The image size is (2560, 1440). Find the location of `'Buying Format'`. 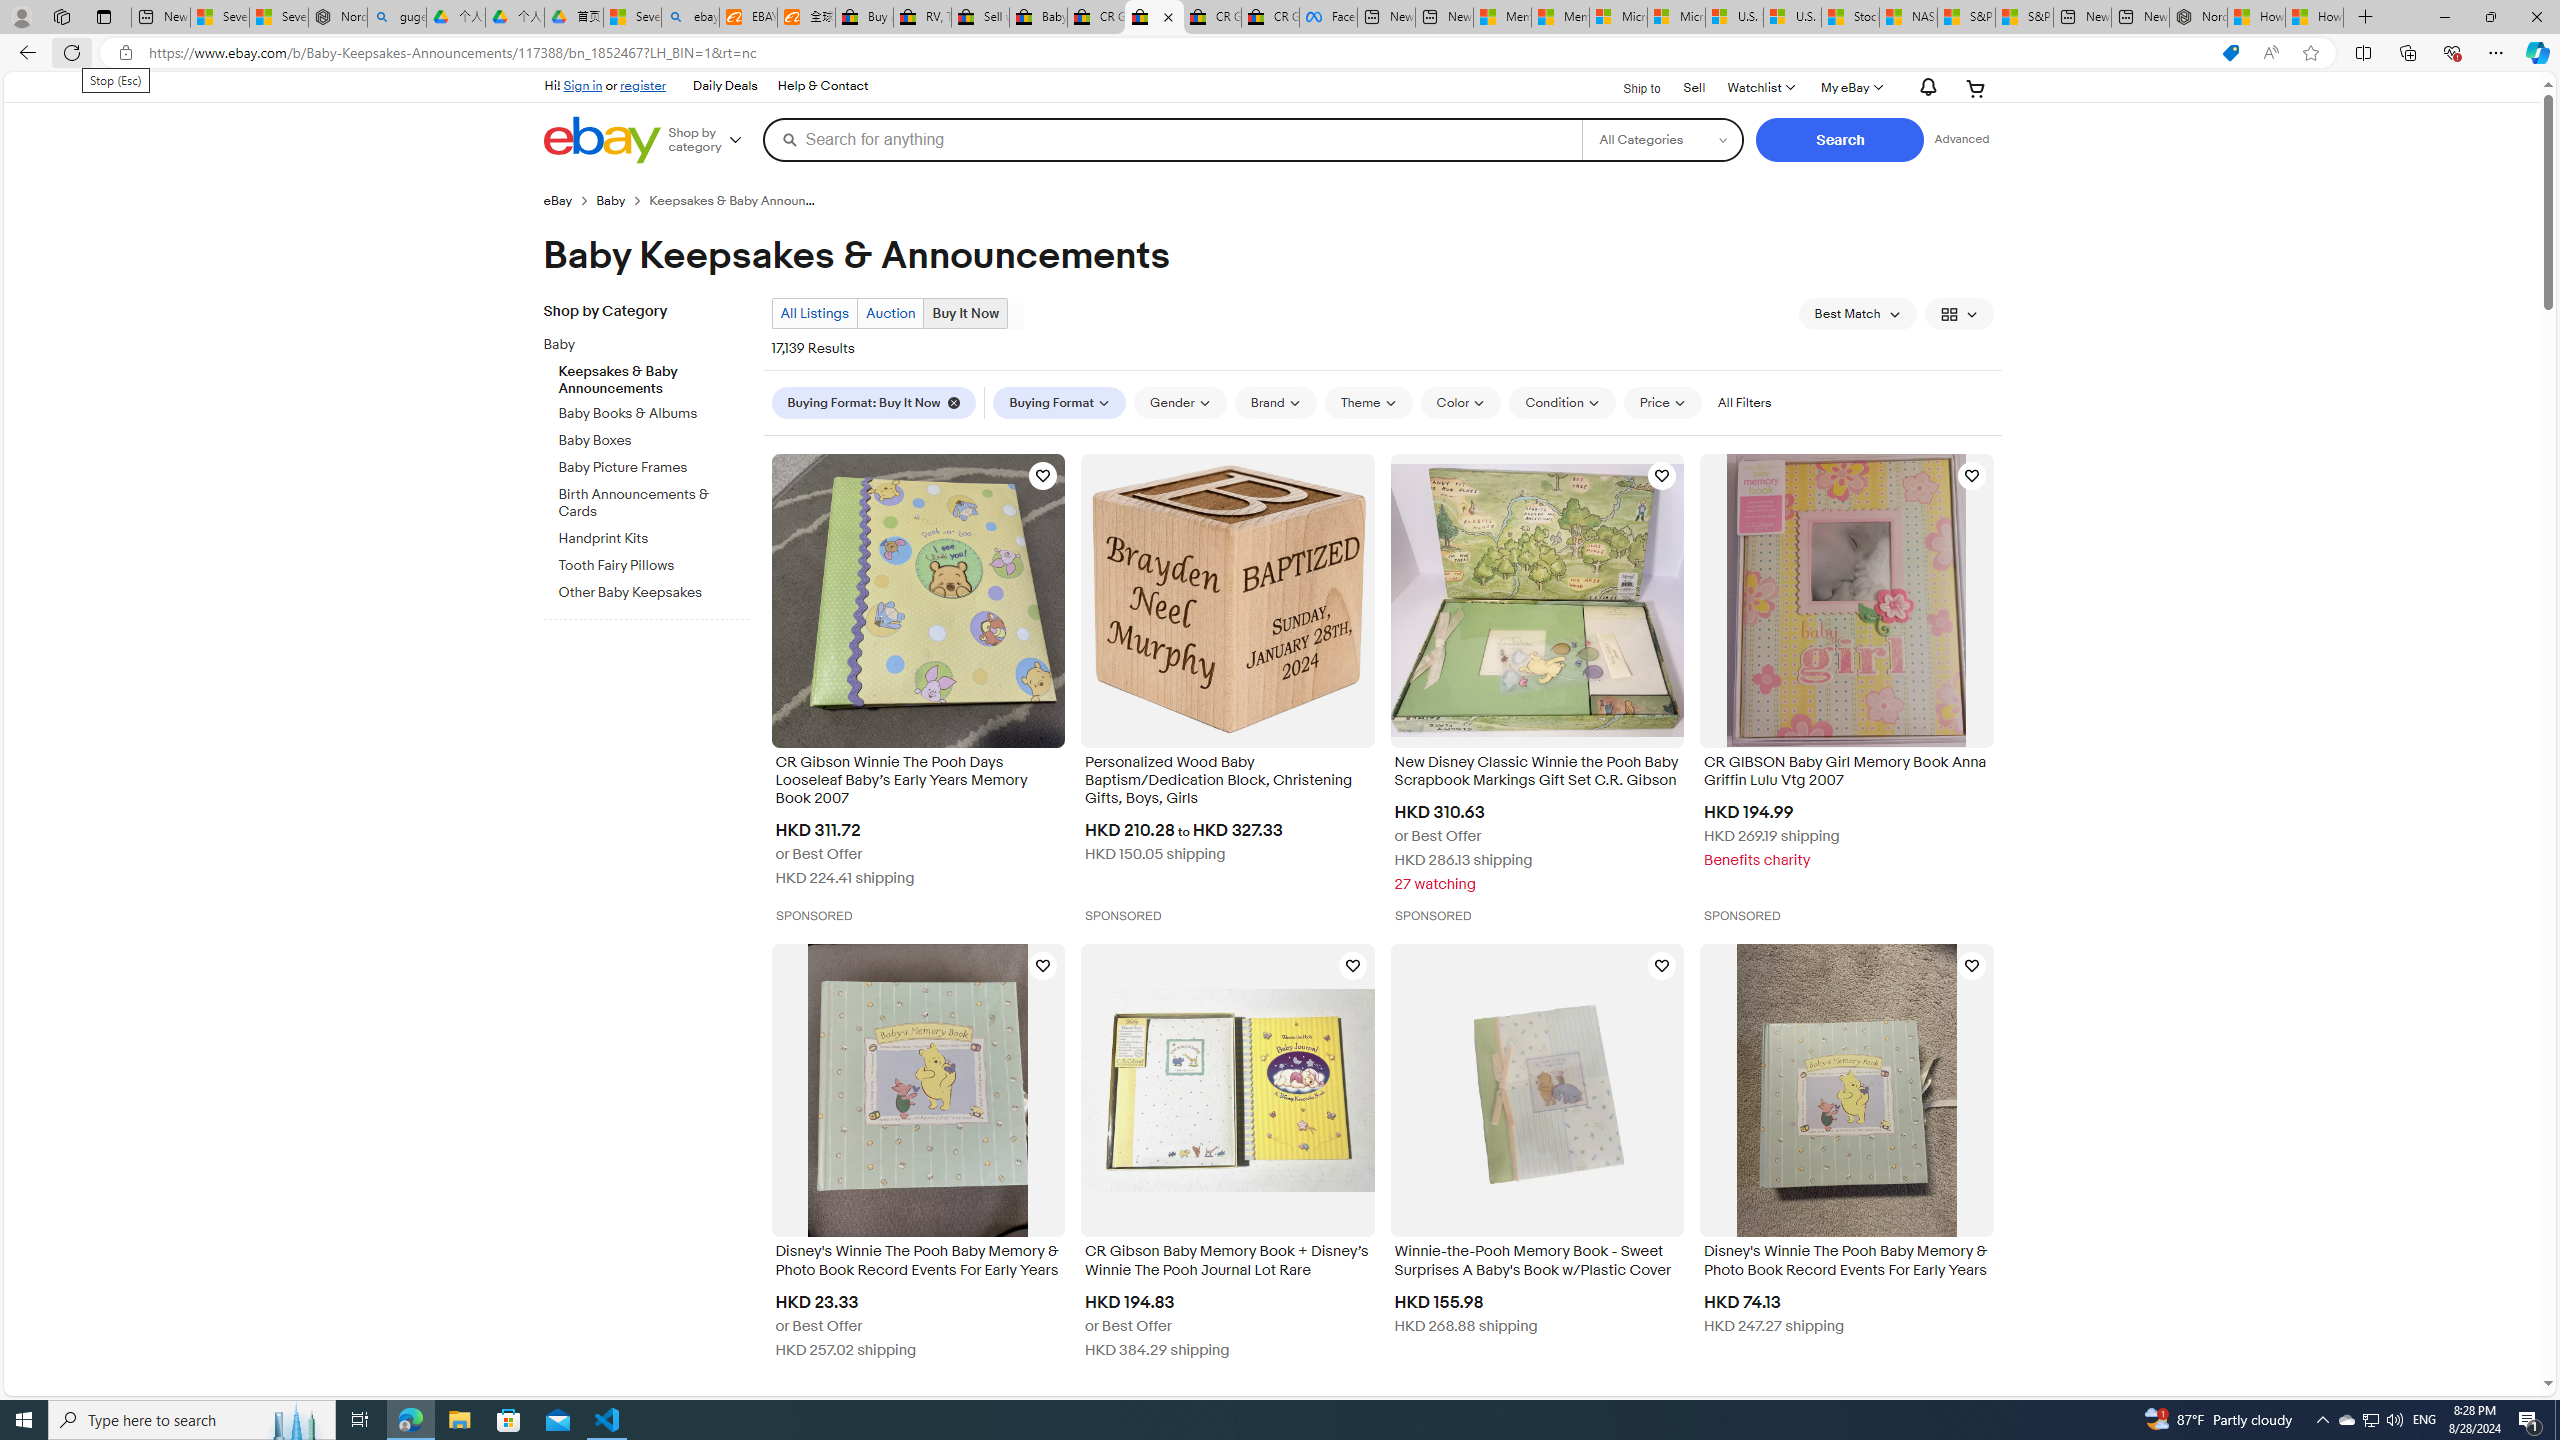

'Buying Format' is located at coordinates (1059, 402).